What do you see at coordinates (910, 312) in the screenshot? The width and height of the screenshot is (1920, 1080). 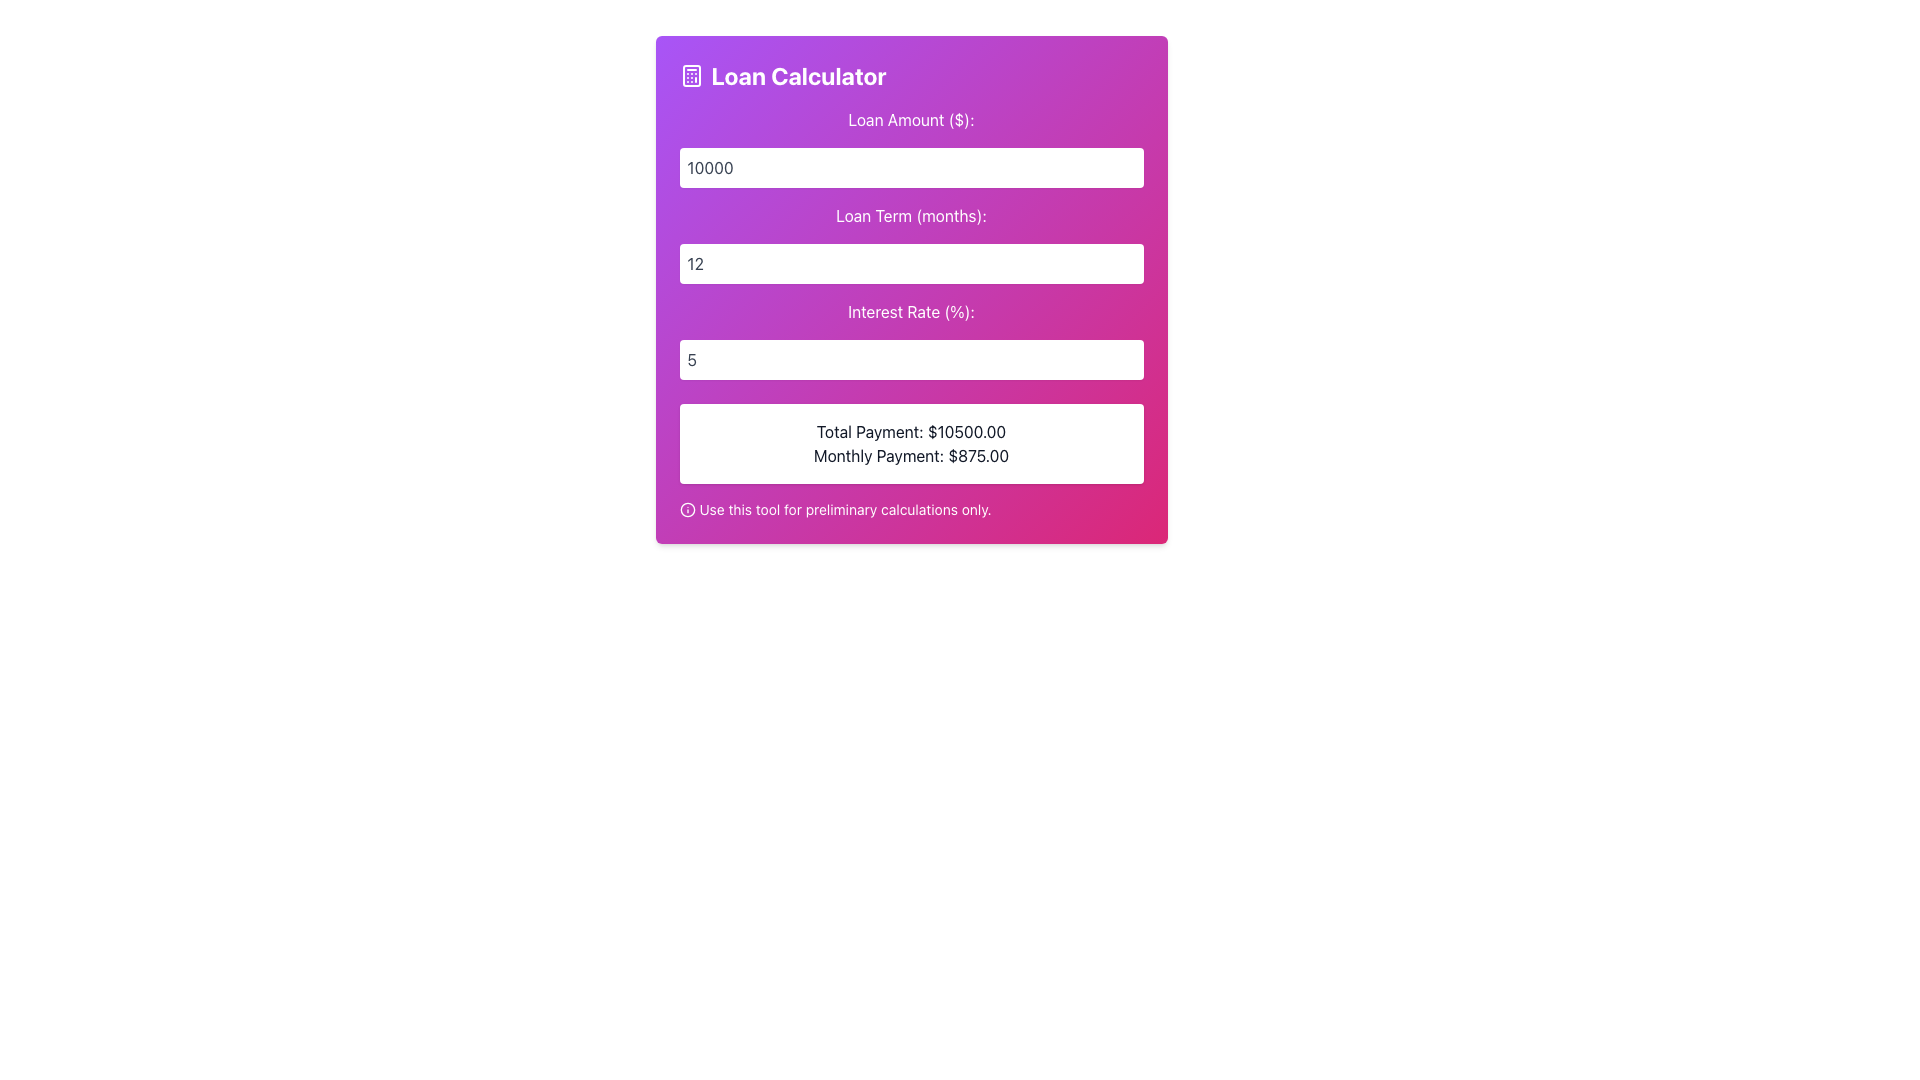 I see `the label displaying 'Interest Rate (%):' which is the third label in a vertical stack, located above the numeric input field for percentage values` at bounding box center [910, 312].